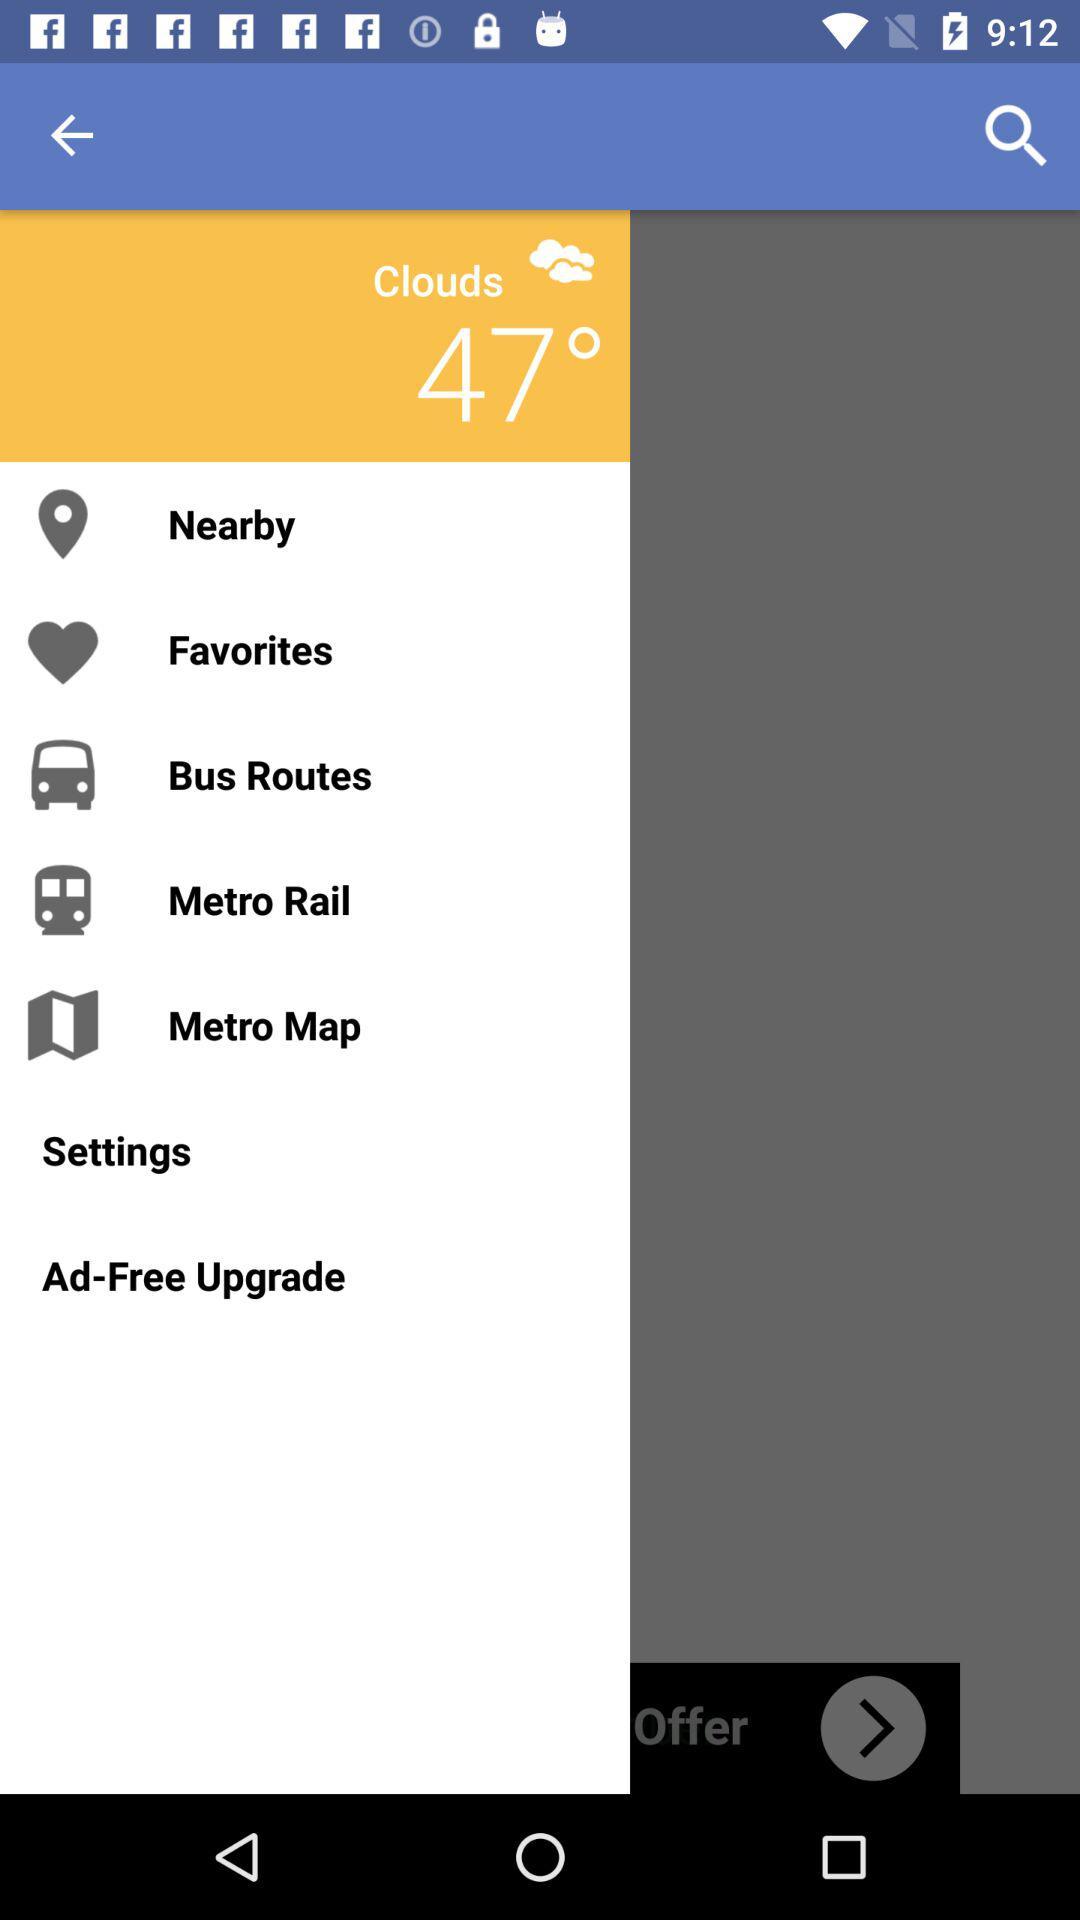 The width and height of the screenshot is (1080, 1920). I want to click on the nearby, so click(378, 523).